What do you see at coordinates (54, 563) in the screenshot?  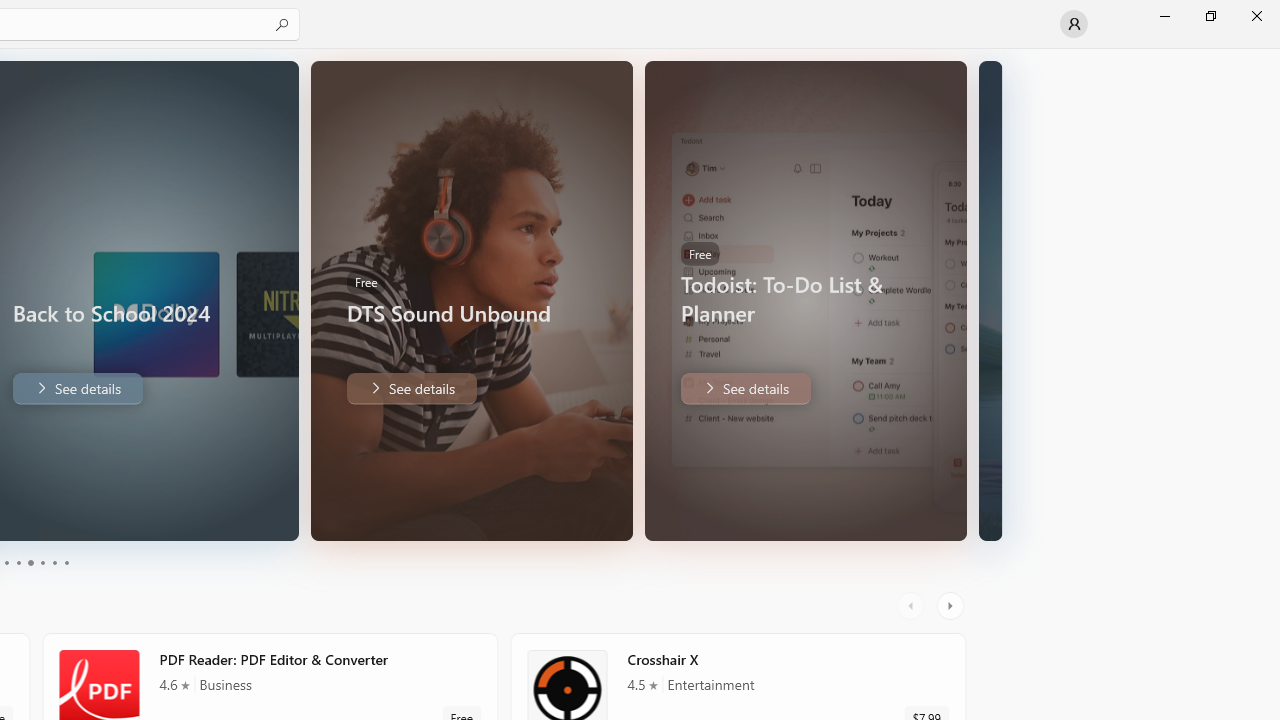 I see `'Page 5'` at bounding box center [54, 563].